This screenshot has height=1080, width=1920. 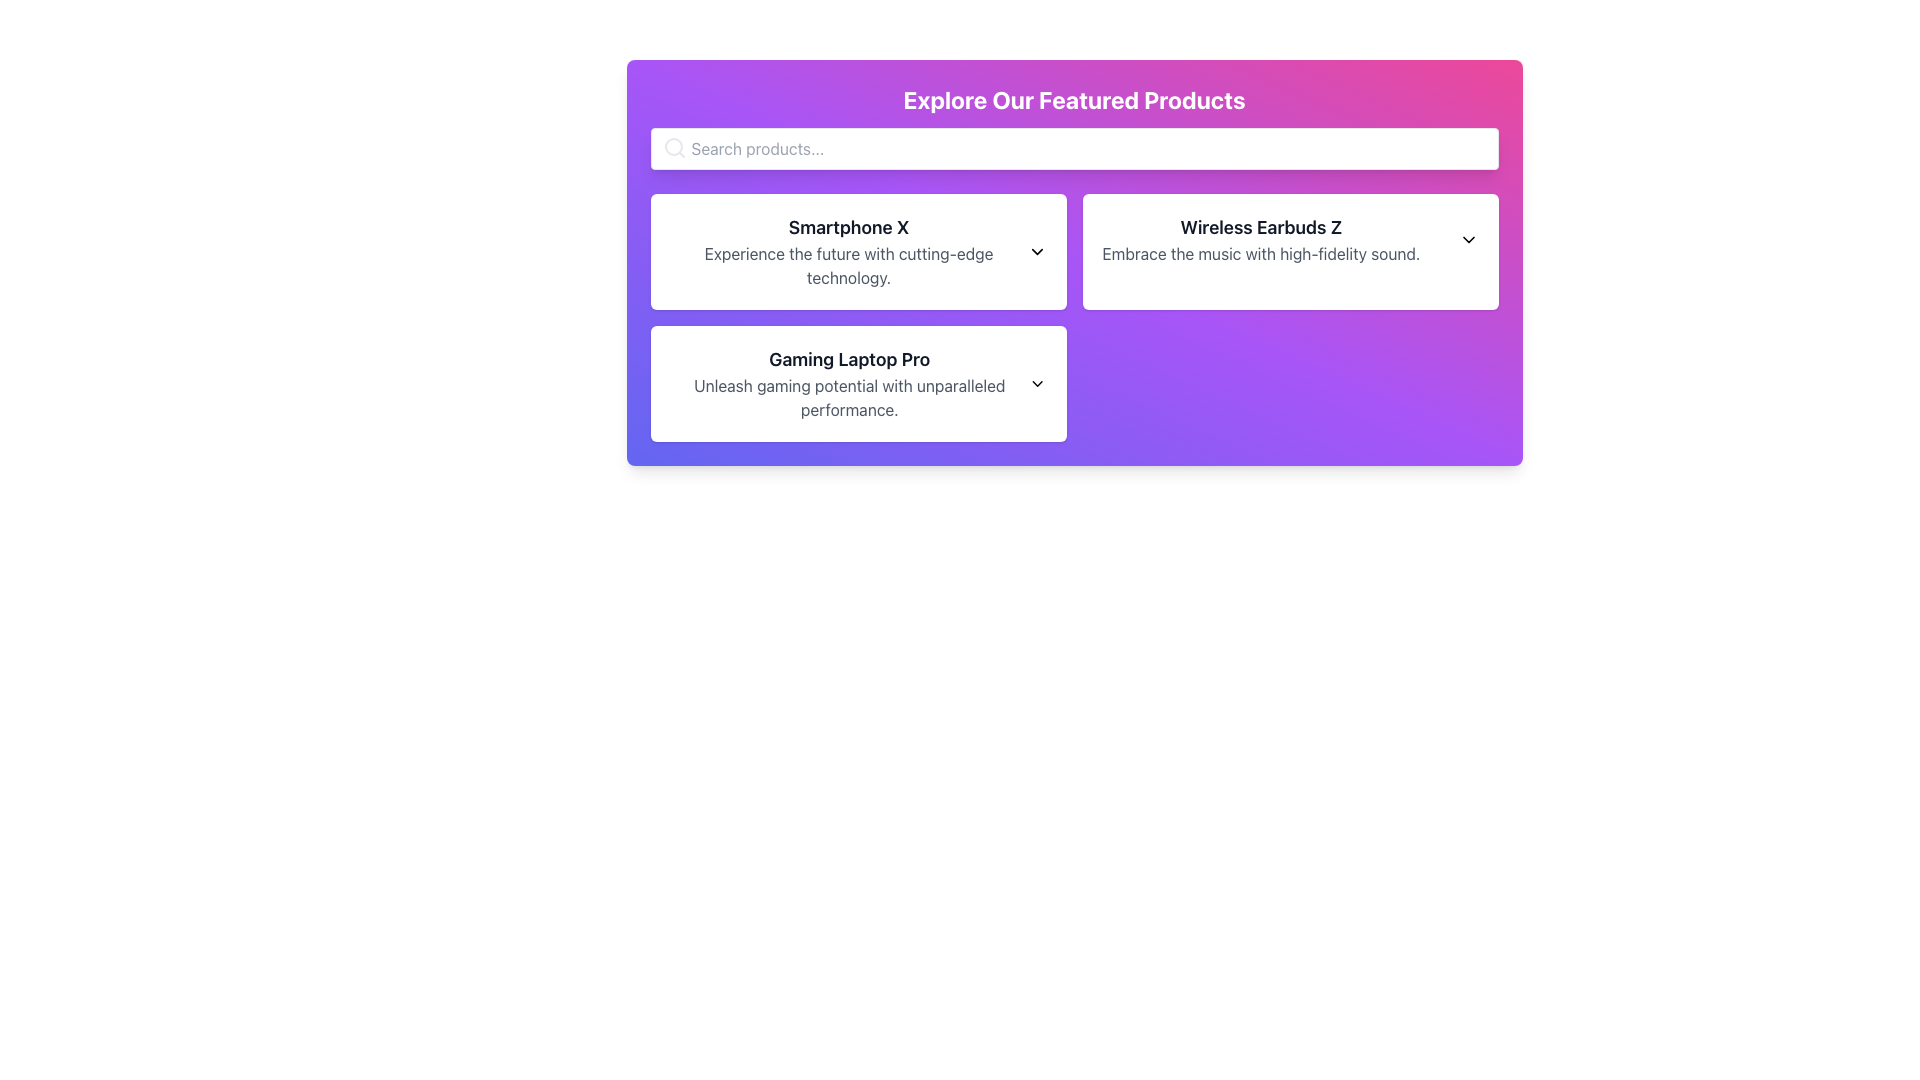 What do you see at coordinates (1260, 238) in the screenshot?
I see `text block displaying 'Wireless Earbuds Z' and its subtitle 'Embrace the music with high-fidelity sound.' which is located in the second card of a grid-like structure` at bounding box center [1260, 238].